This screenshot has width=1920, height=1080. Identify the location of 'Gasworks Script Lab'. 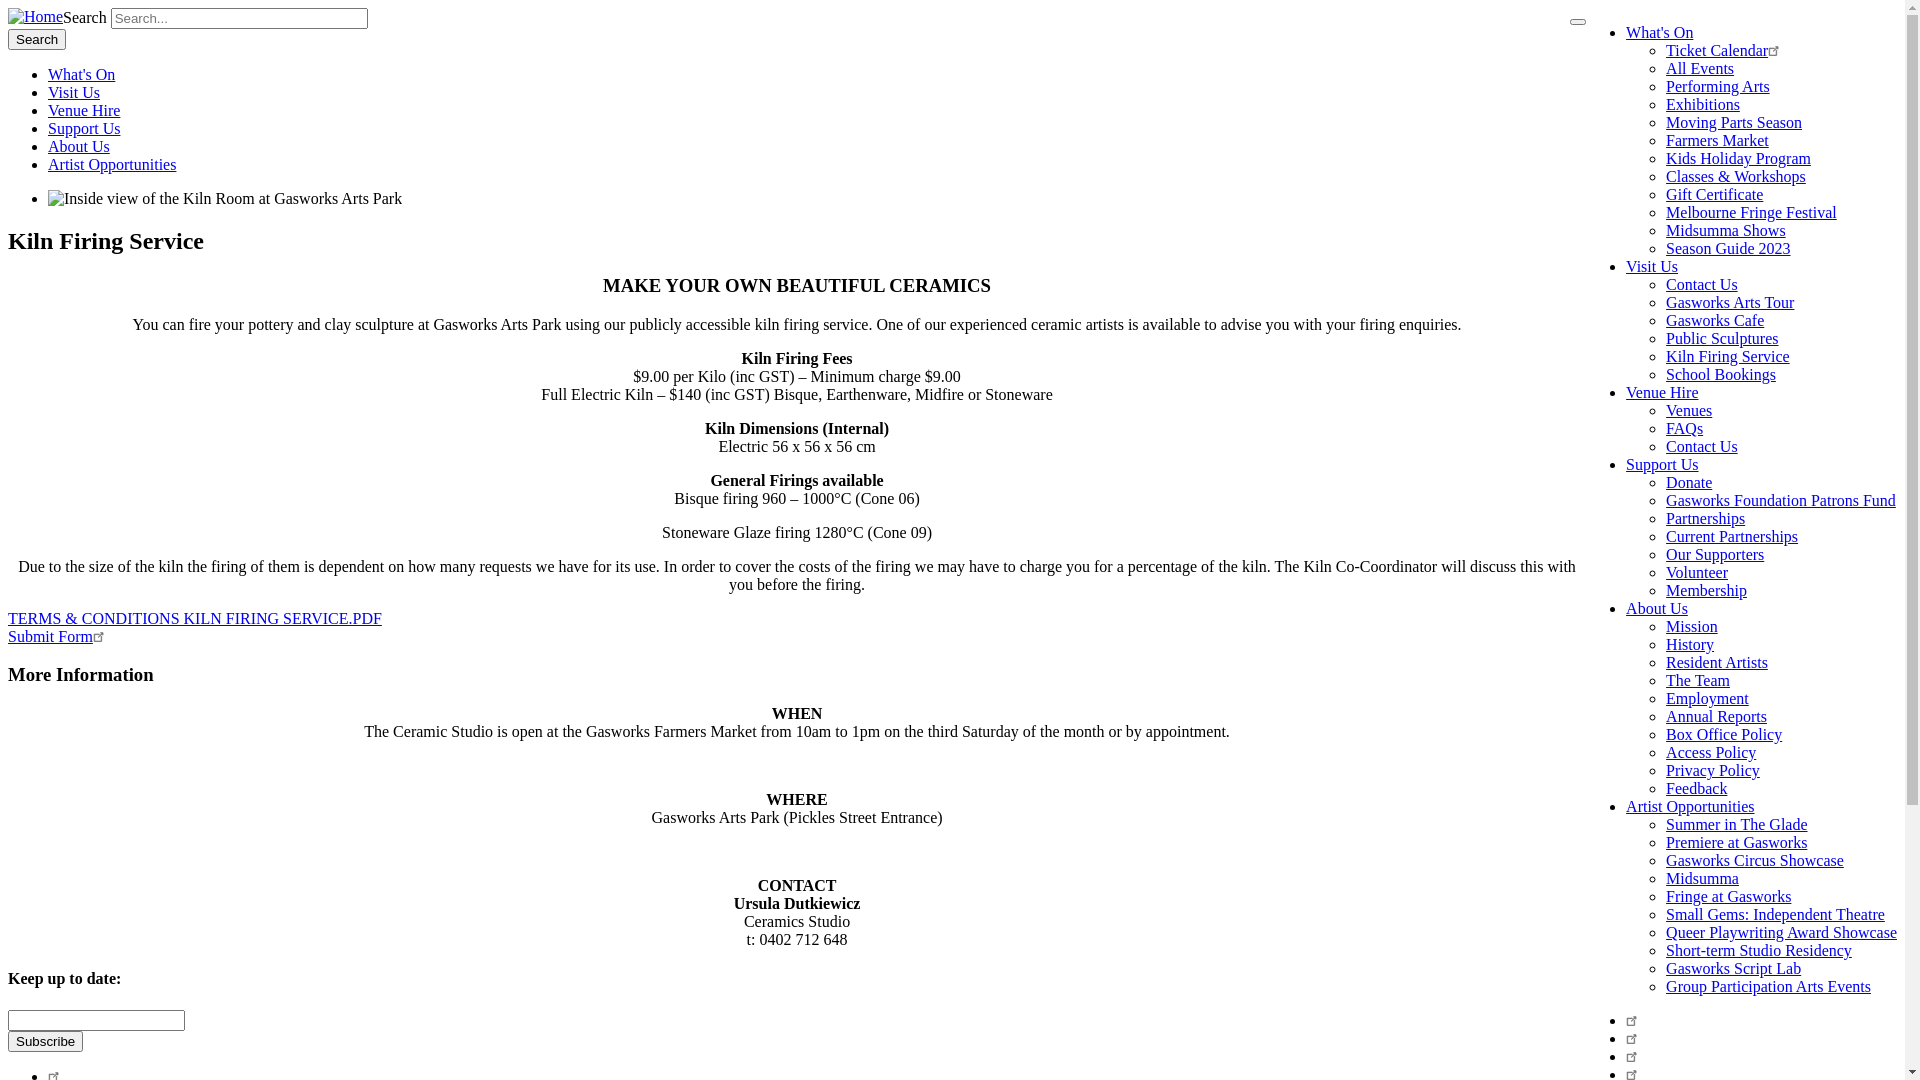
(1665, 967).